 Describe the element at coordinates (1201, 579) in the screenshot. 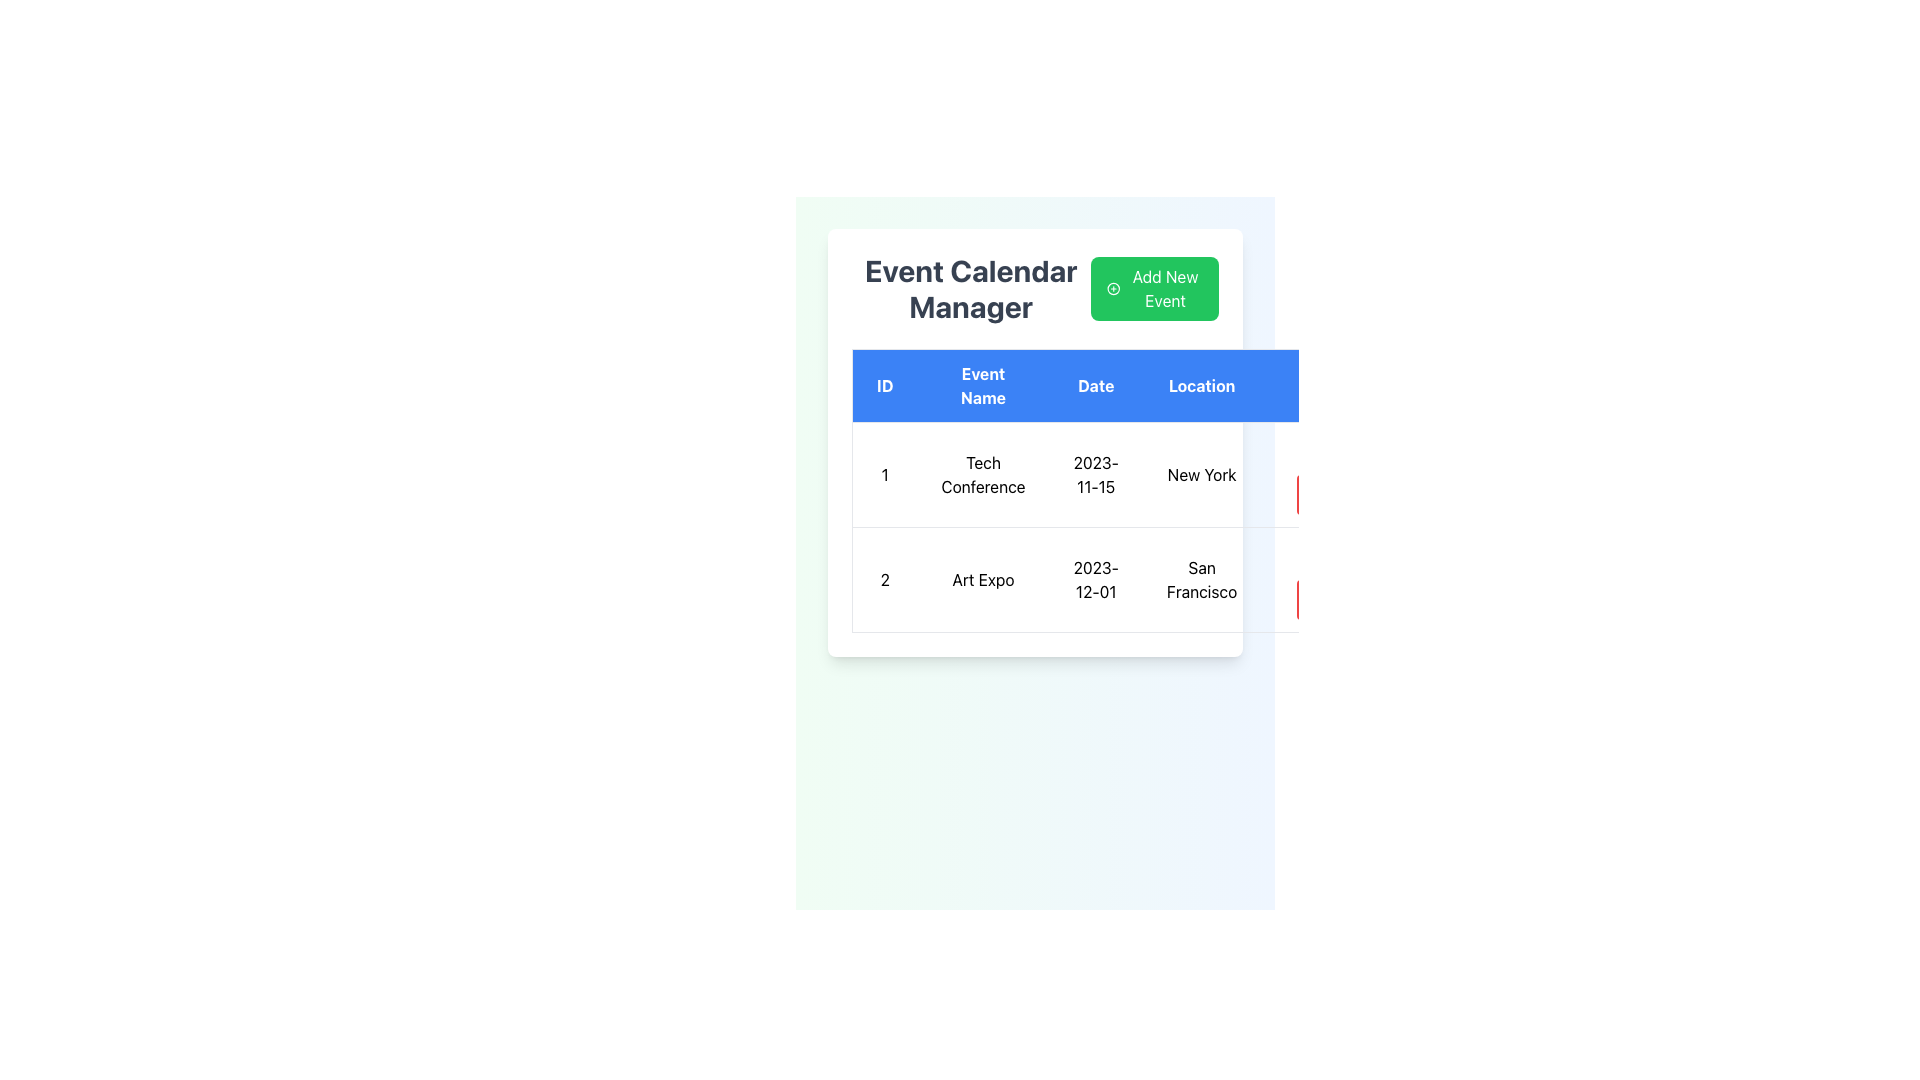

I see `the text element displaying 'San Francisco' in the 'Location' column of the table, positioned in the fourth cell of the second row` at that location.